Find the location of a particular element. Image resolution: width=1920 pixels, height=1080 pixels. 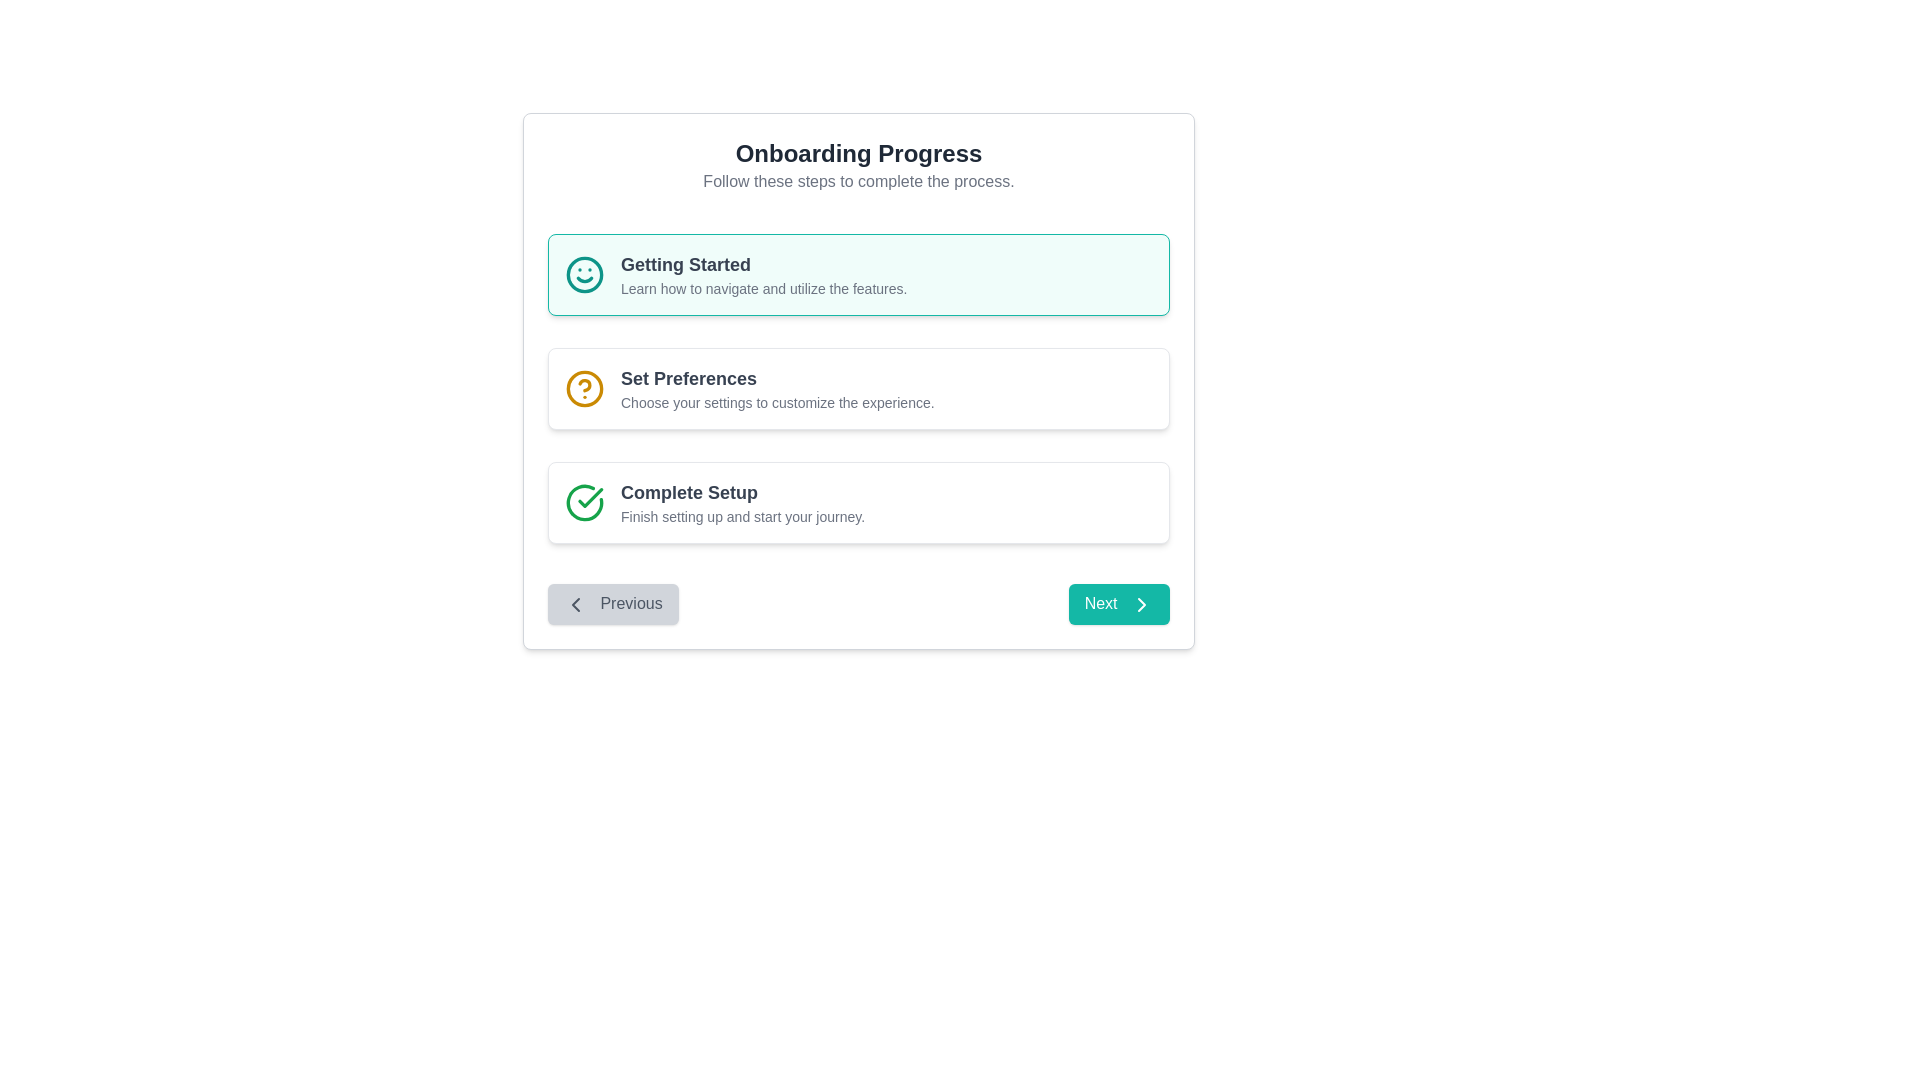

small-sized text section containing the content: 'Choose your settings to customize the experience.' located below the title 'Set Preferences.' is located at coordinates (776, 402).